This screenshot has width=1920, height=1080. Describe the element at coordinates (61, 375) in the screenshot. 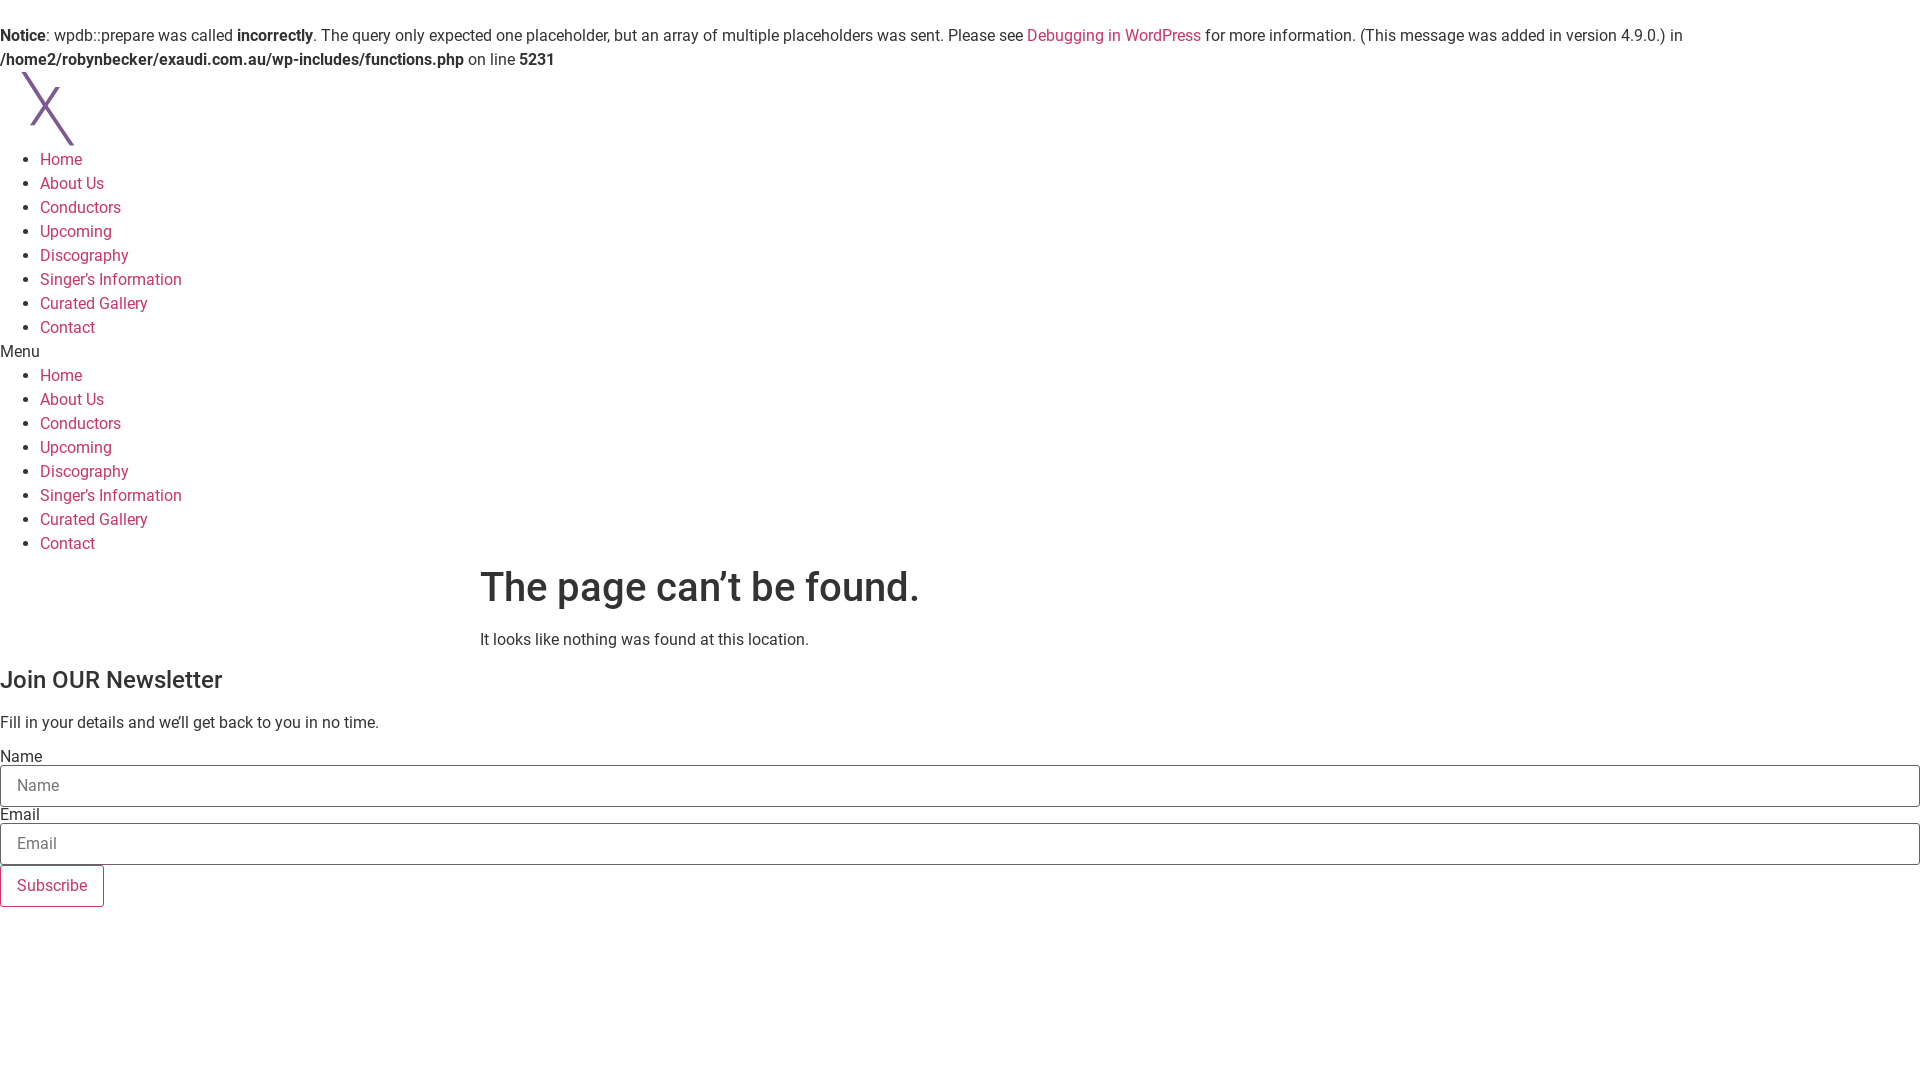

I see `'Home'` at that location.